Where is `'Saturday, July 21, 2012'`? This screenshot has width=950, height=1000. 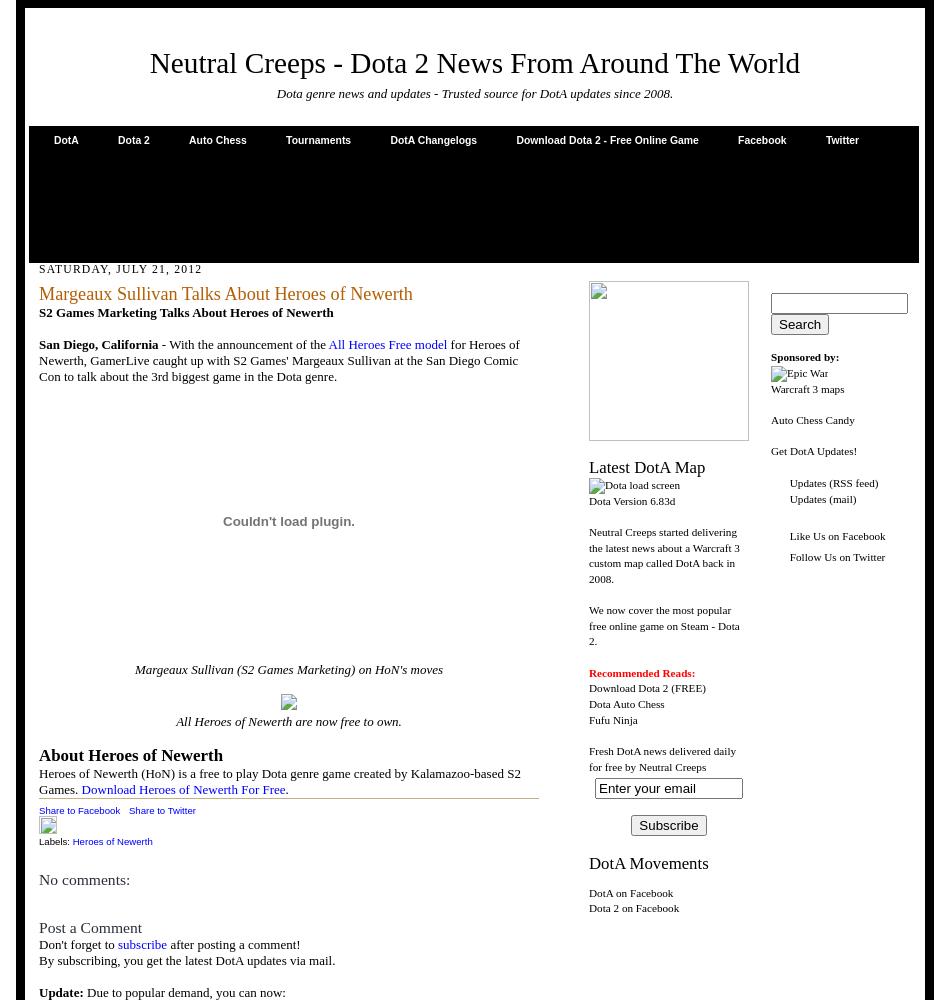
'Saturday, July 21, 2012' is located at coordinates (120, 269).